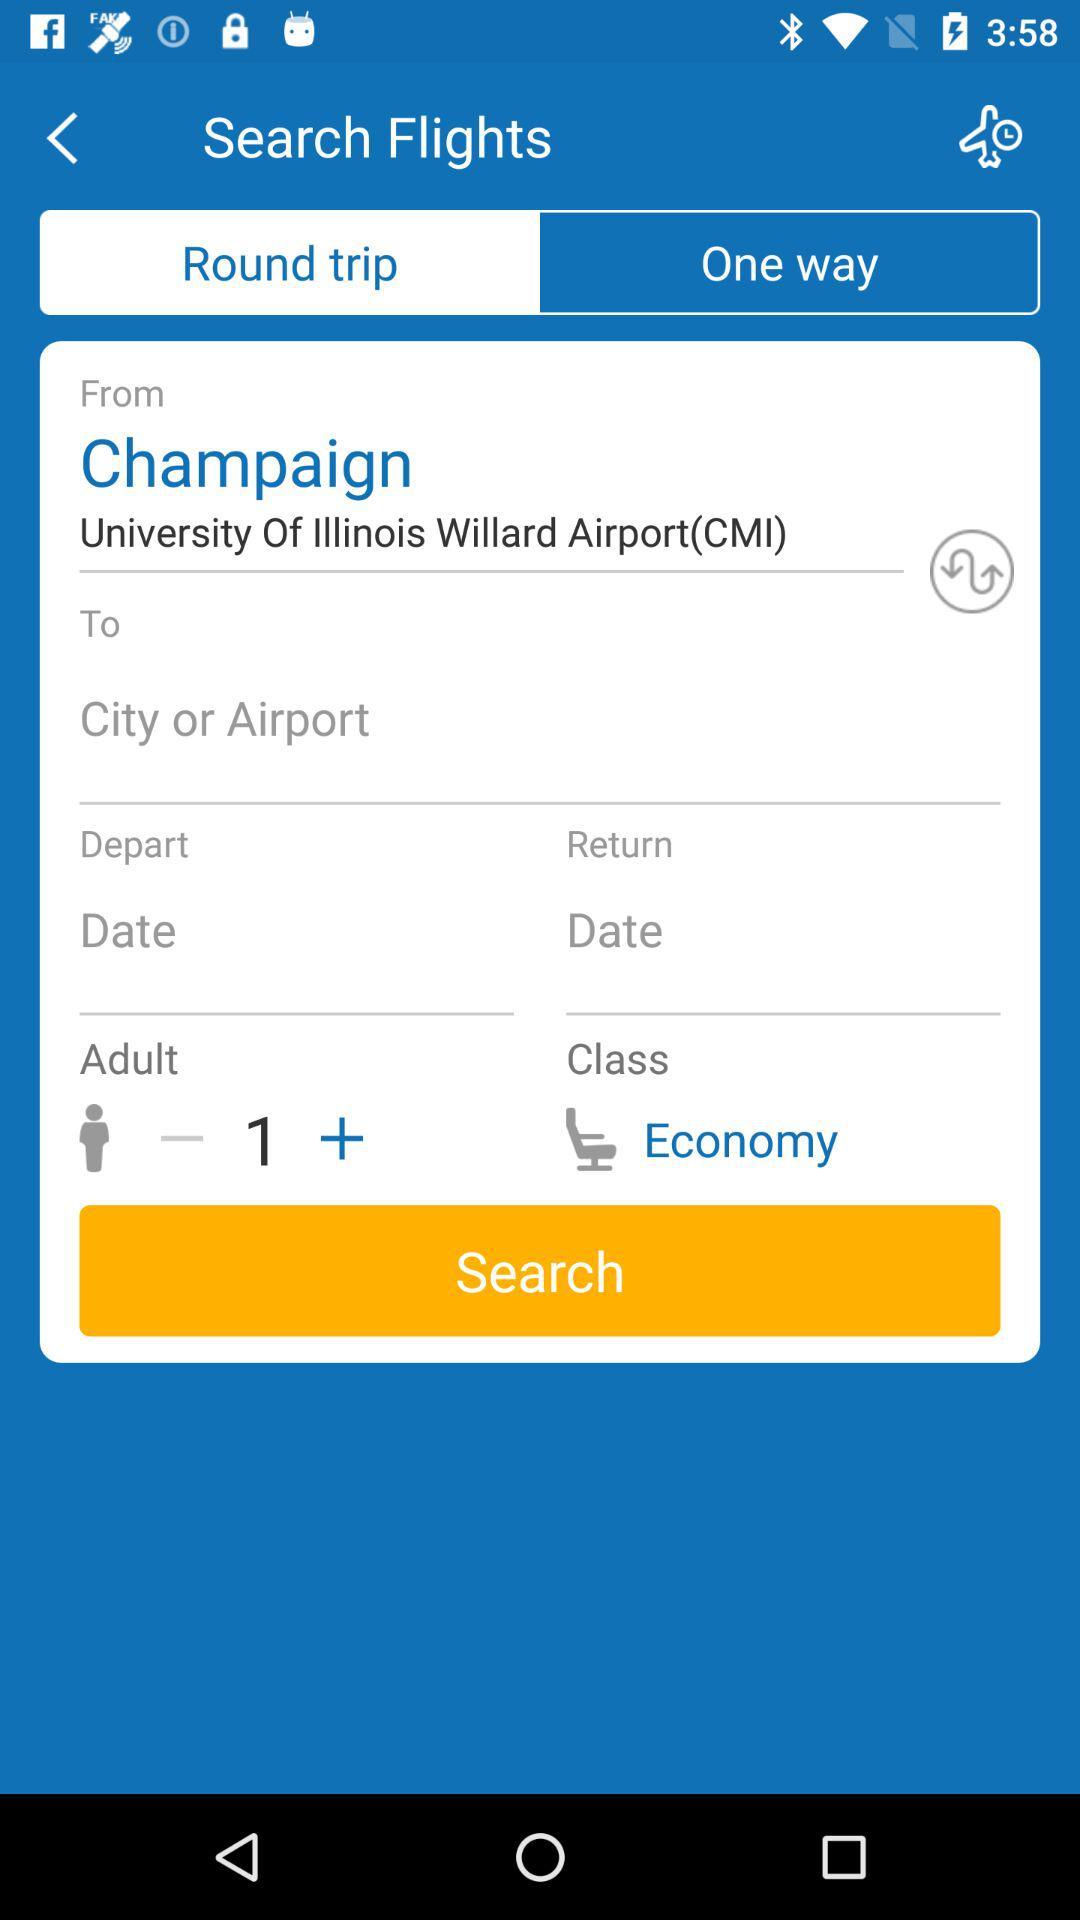  I want to click on flights options, so click(1003, 135).